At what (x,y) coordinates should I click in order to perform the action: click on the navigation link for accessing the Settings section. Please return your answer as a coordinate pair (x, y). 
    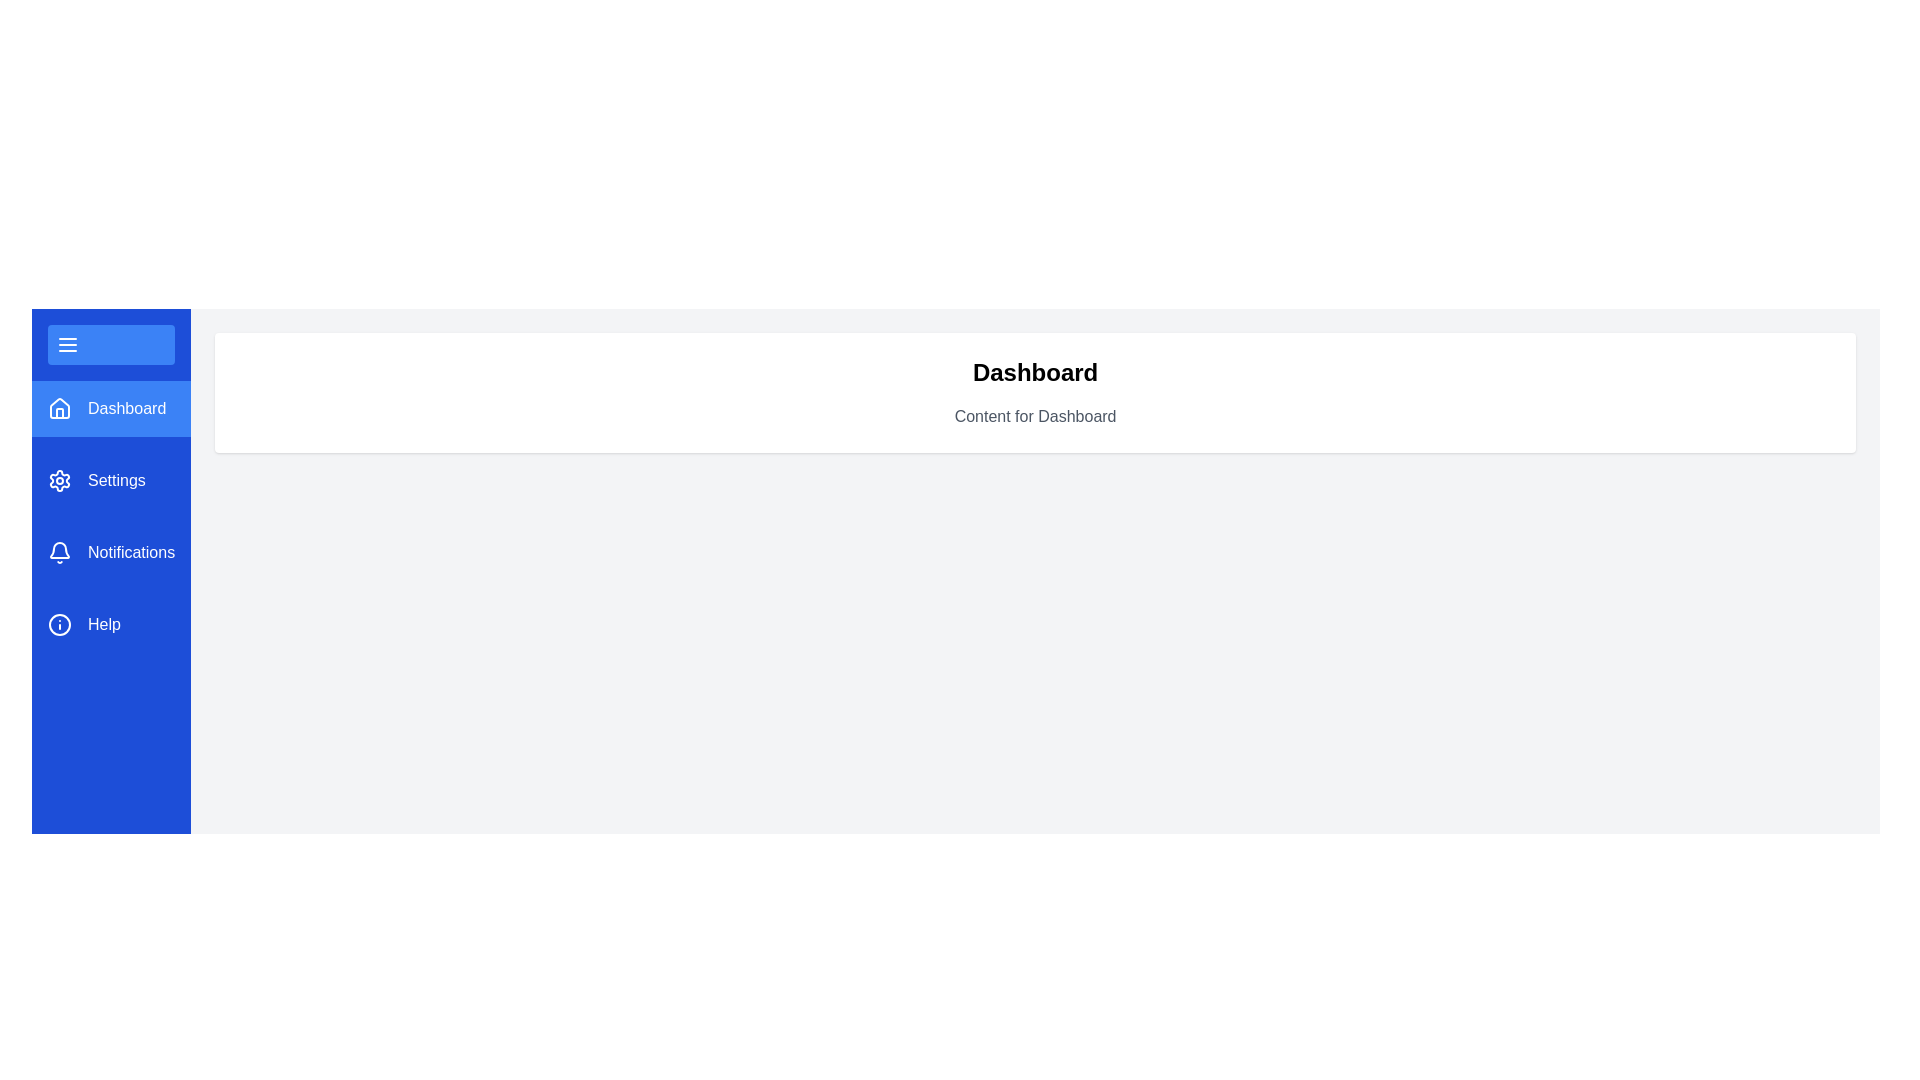
    Looking at the image, I should click on (110, 481).